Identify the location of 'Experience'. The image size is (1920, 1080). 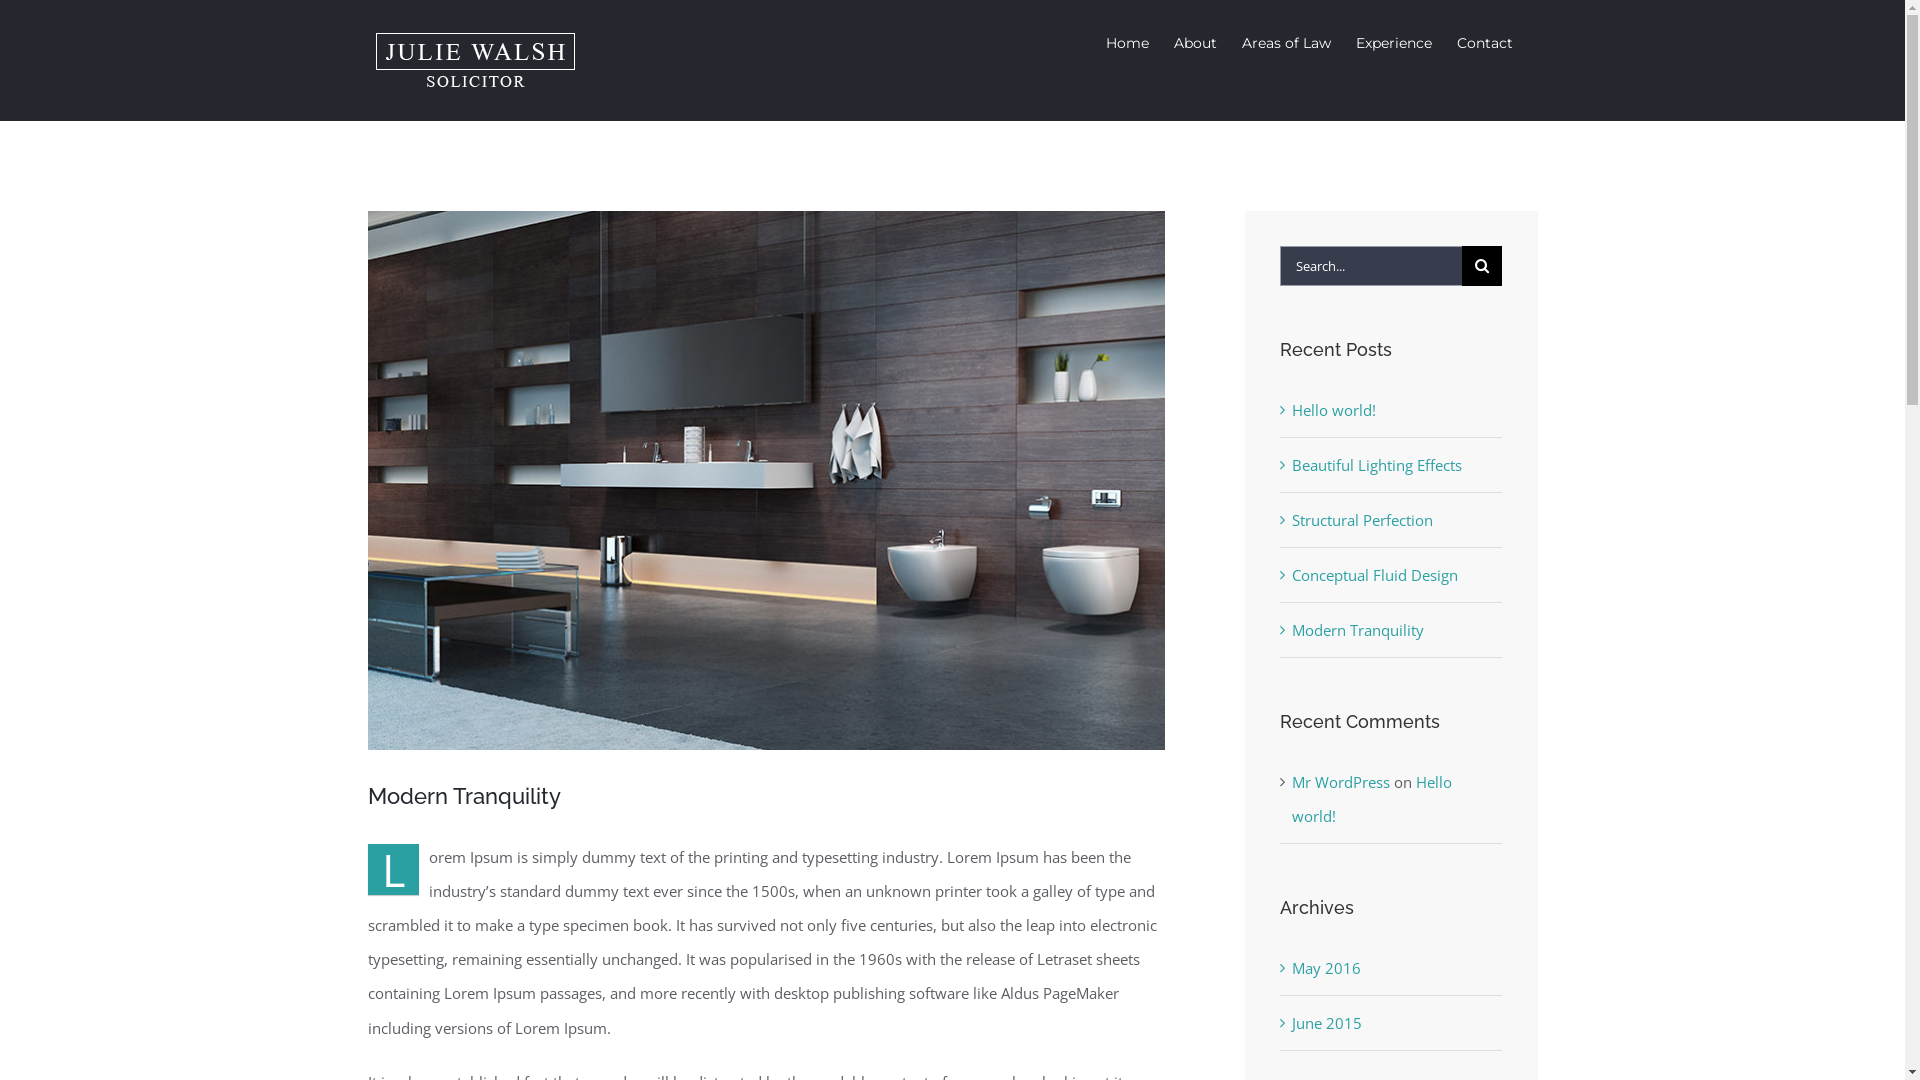
(1392, 42).